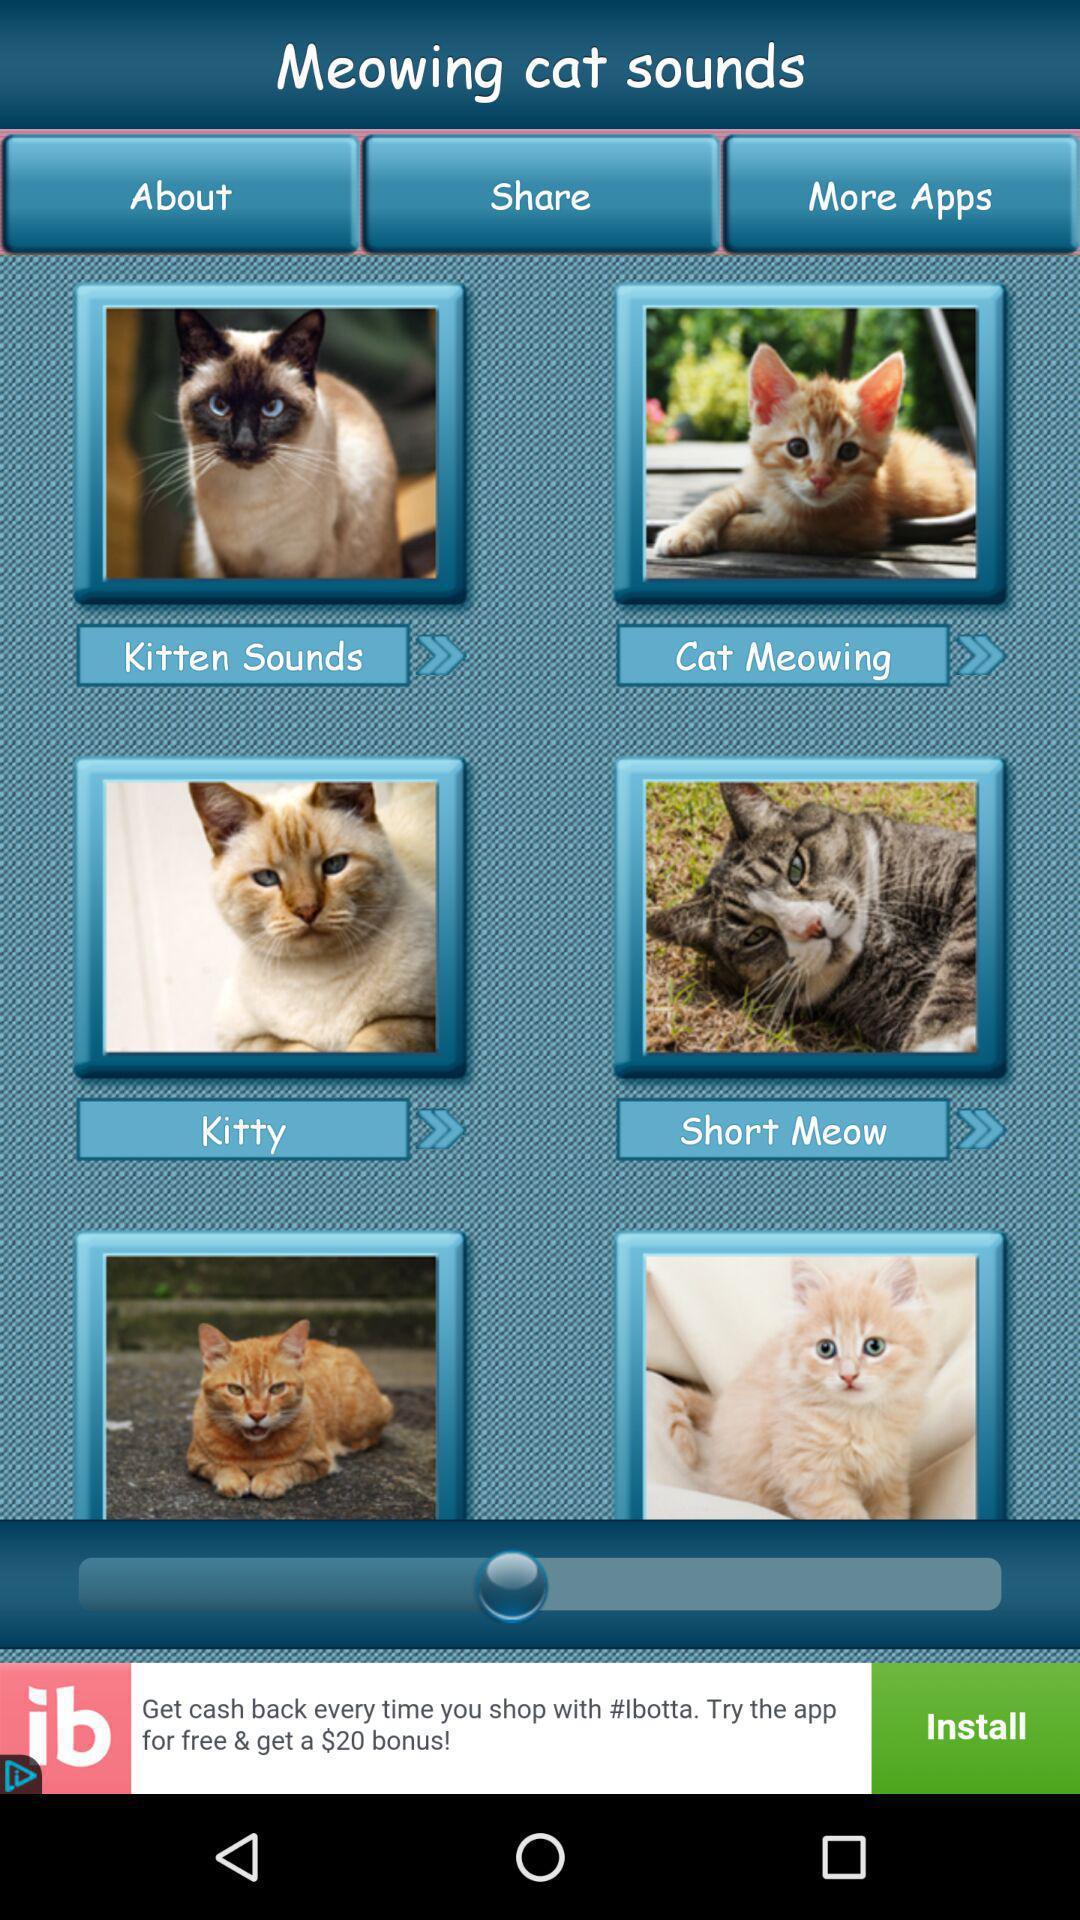  I want to click on the short meow item, so click(782, 1129).